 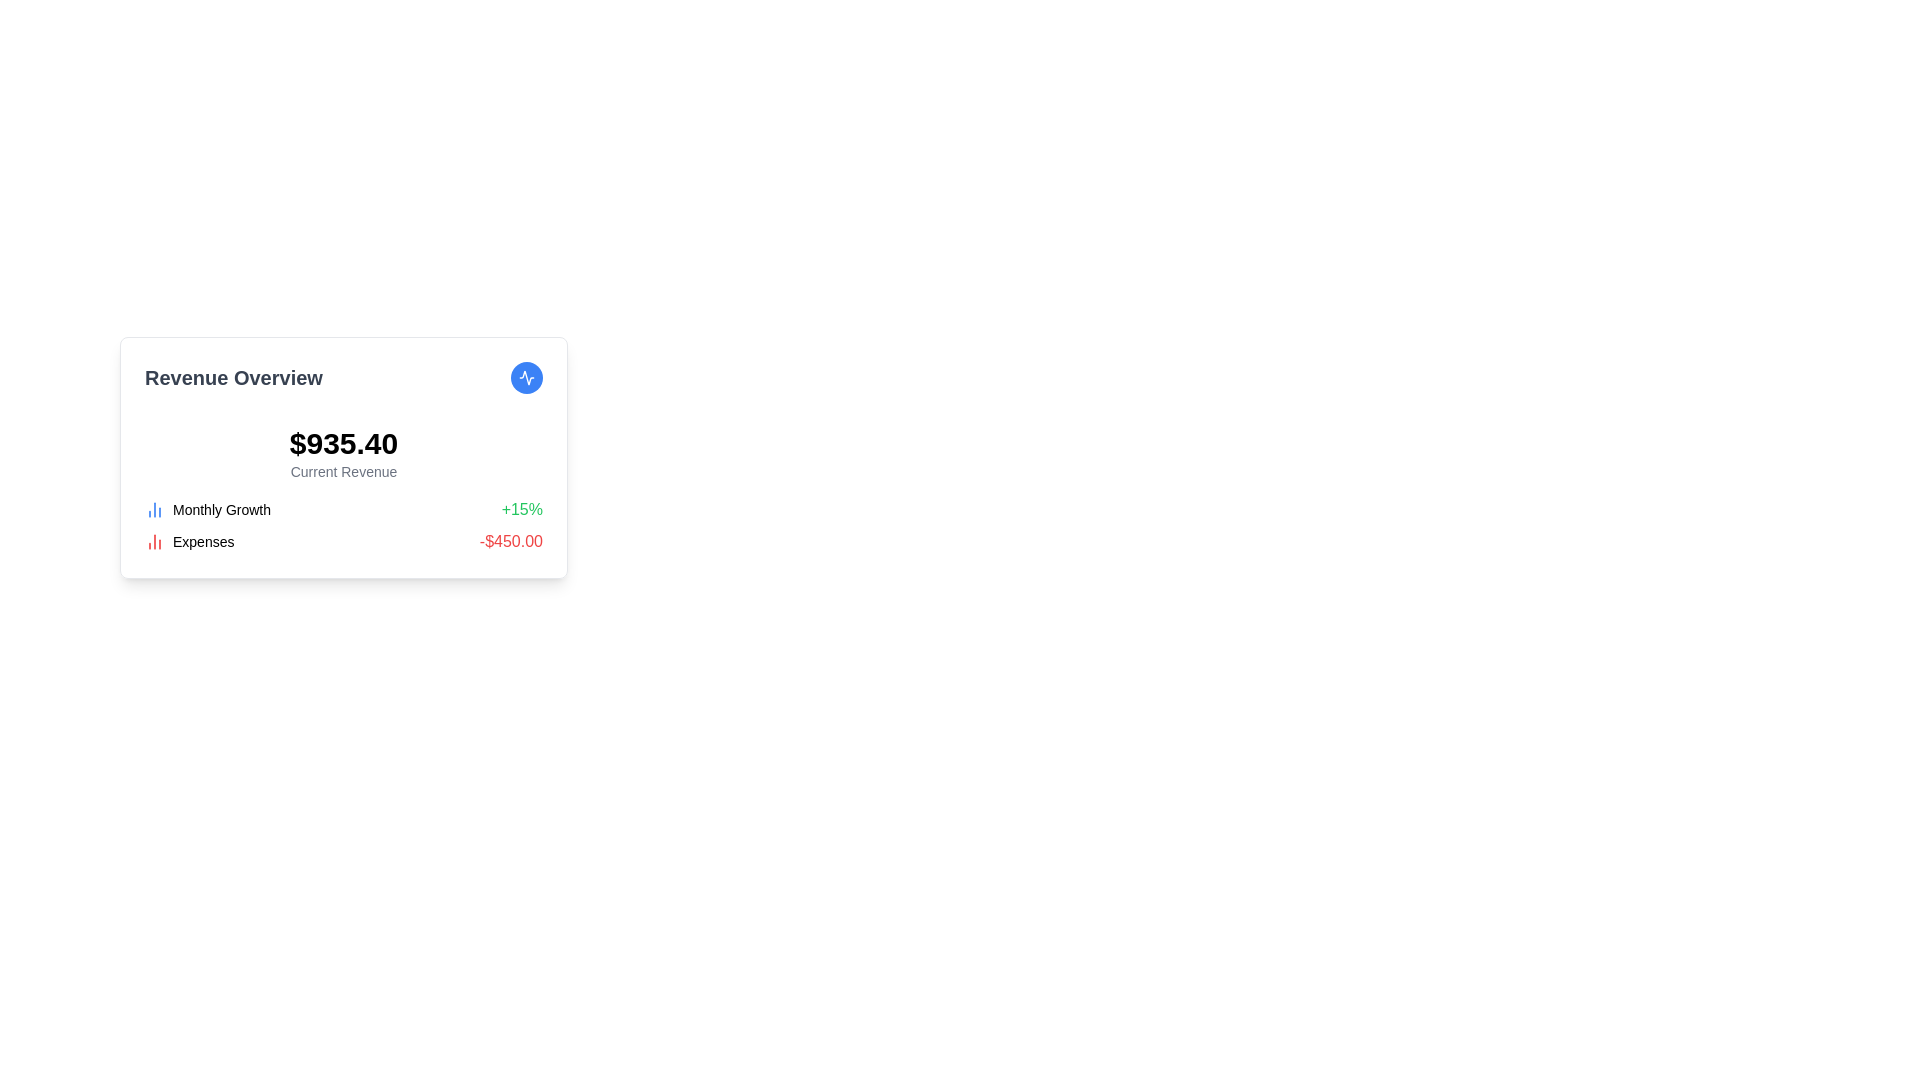 What do you see at coordinates (344, 454) in the screenshot?
I see `the Text Display element that shows the monetary value '$935.40' and the label 'Current Revenue', located in the 'Revenue Overview' card` at bounding box center [344, 454].